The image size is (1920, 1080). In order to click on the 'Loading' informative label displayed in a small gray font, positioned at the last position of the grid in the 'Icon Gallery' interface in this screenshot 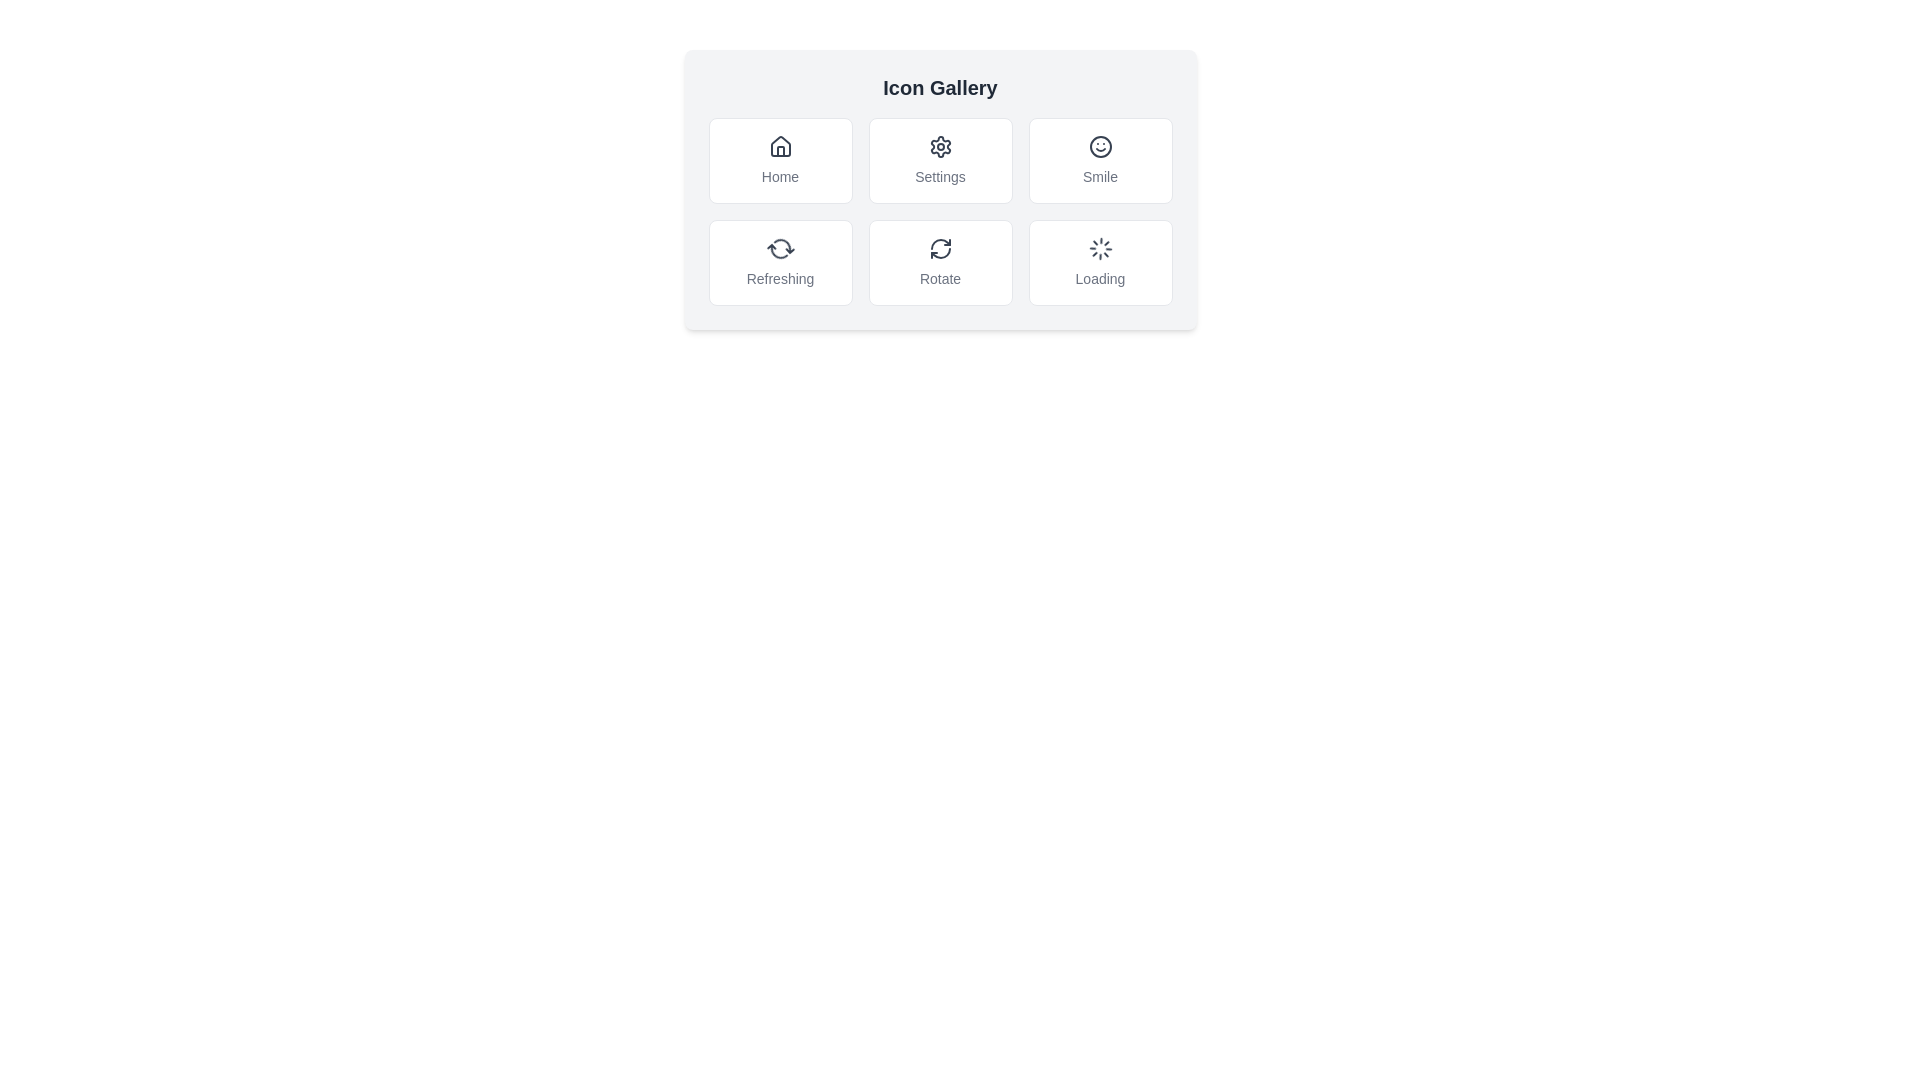, I will do `click(1099, 278)`.